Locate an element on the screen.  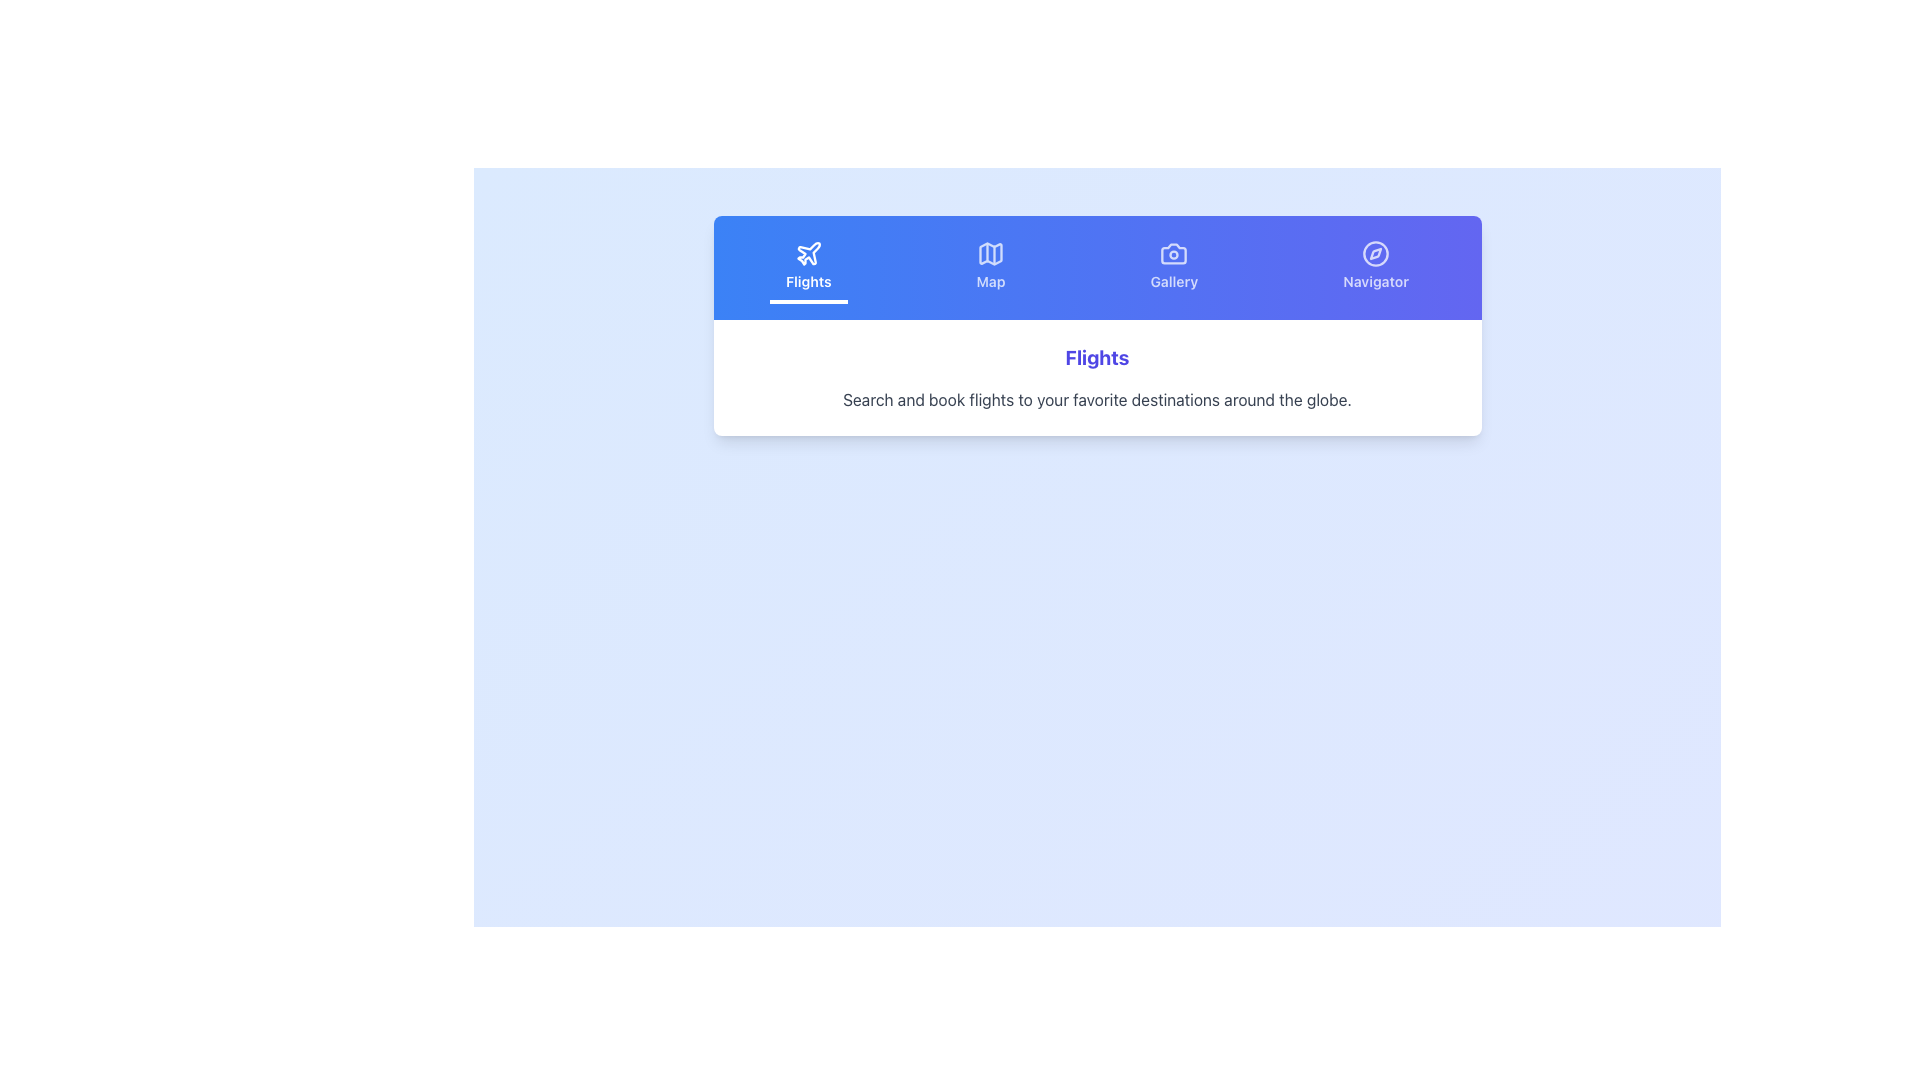
the Text label for the 'Flights' navigation tab, which is positioned below an airplane icon and part of the first tab of navigation options is located at coordinates (808, 281).